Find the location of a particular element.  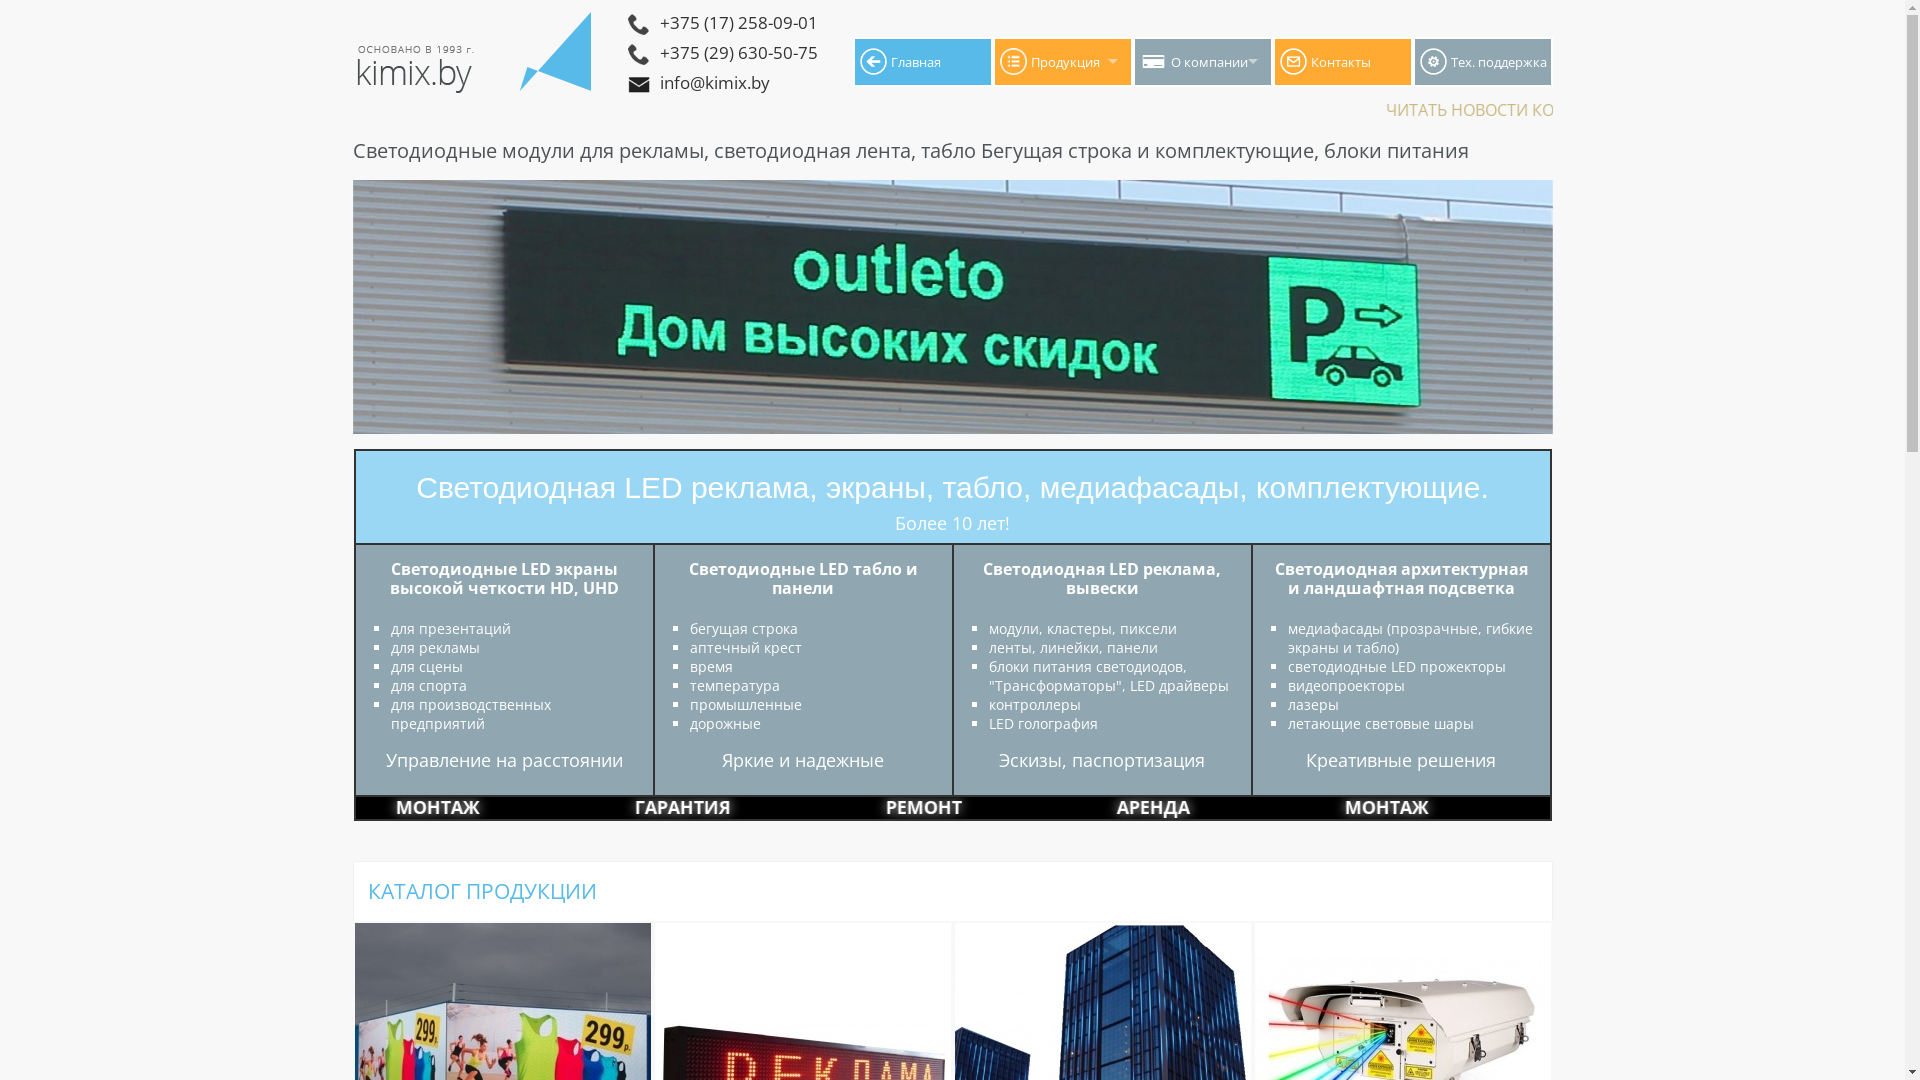

'+375 (17) 258-09-01' is located at coordinates (789, 24).